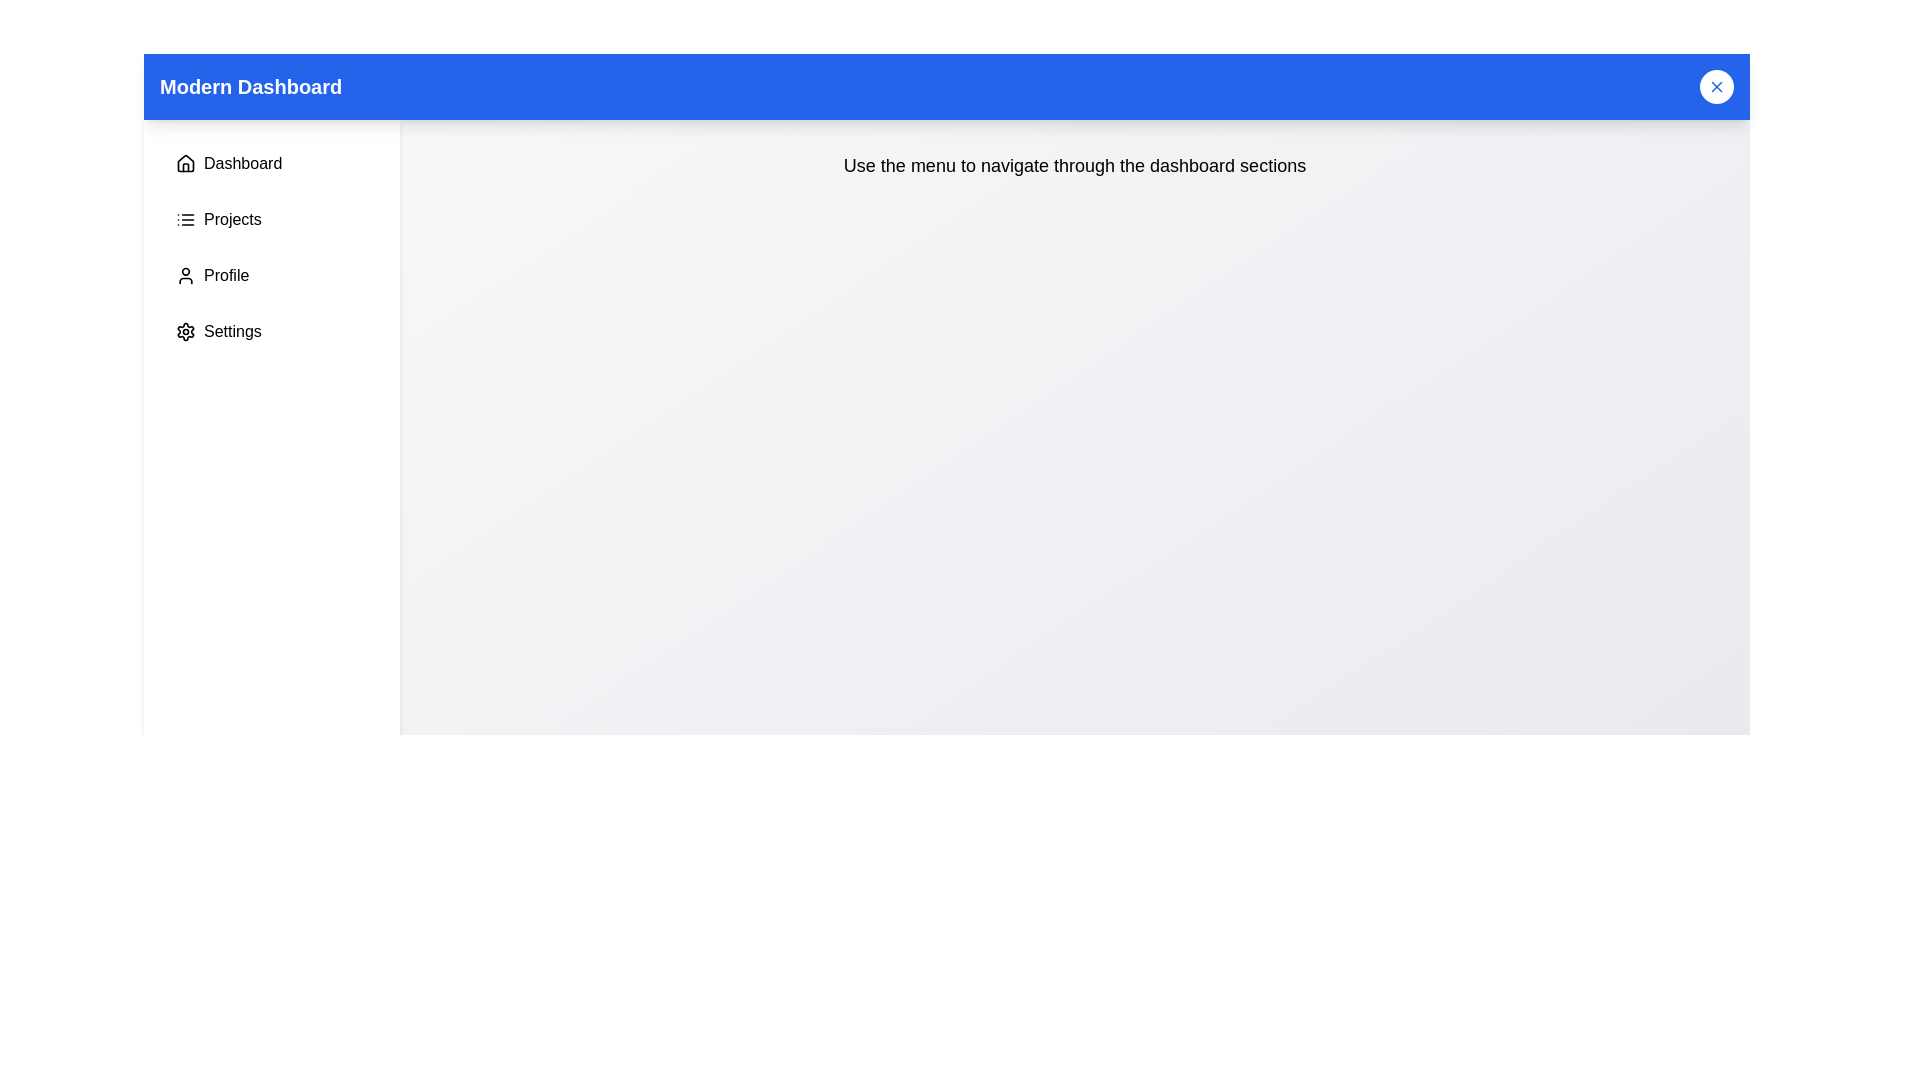 The image size is (1920, 1080). Describe the element at coordinates (250, 86) in the screenshot. I see `text displayed in the heading located in the top-left corner of the dashboard interface, which is a blue bar indicating the name or purpose of the current view` at that location.